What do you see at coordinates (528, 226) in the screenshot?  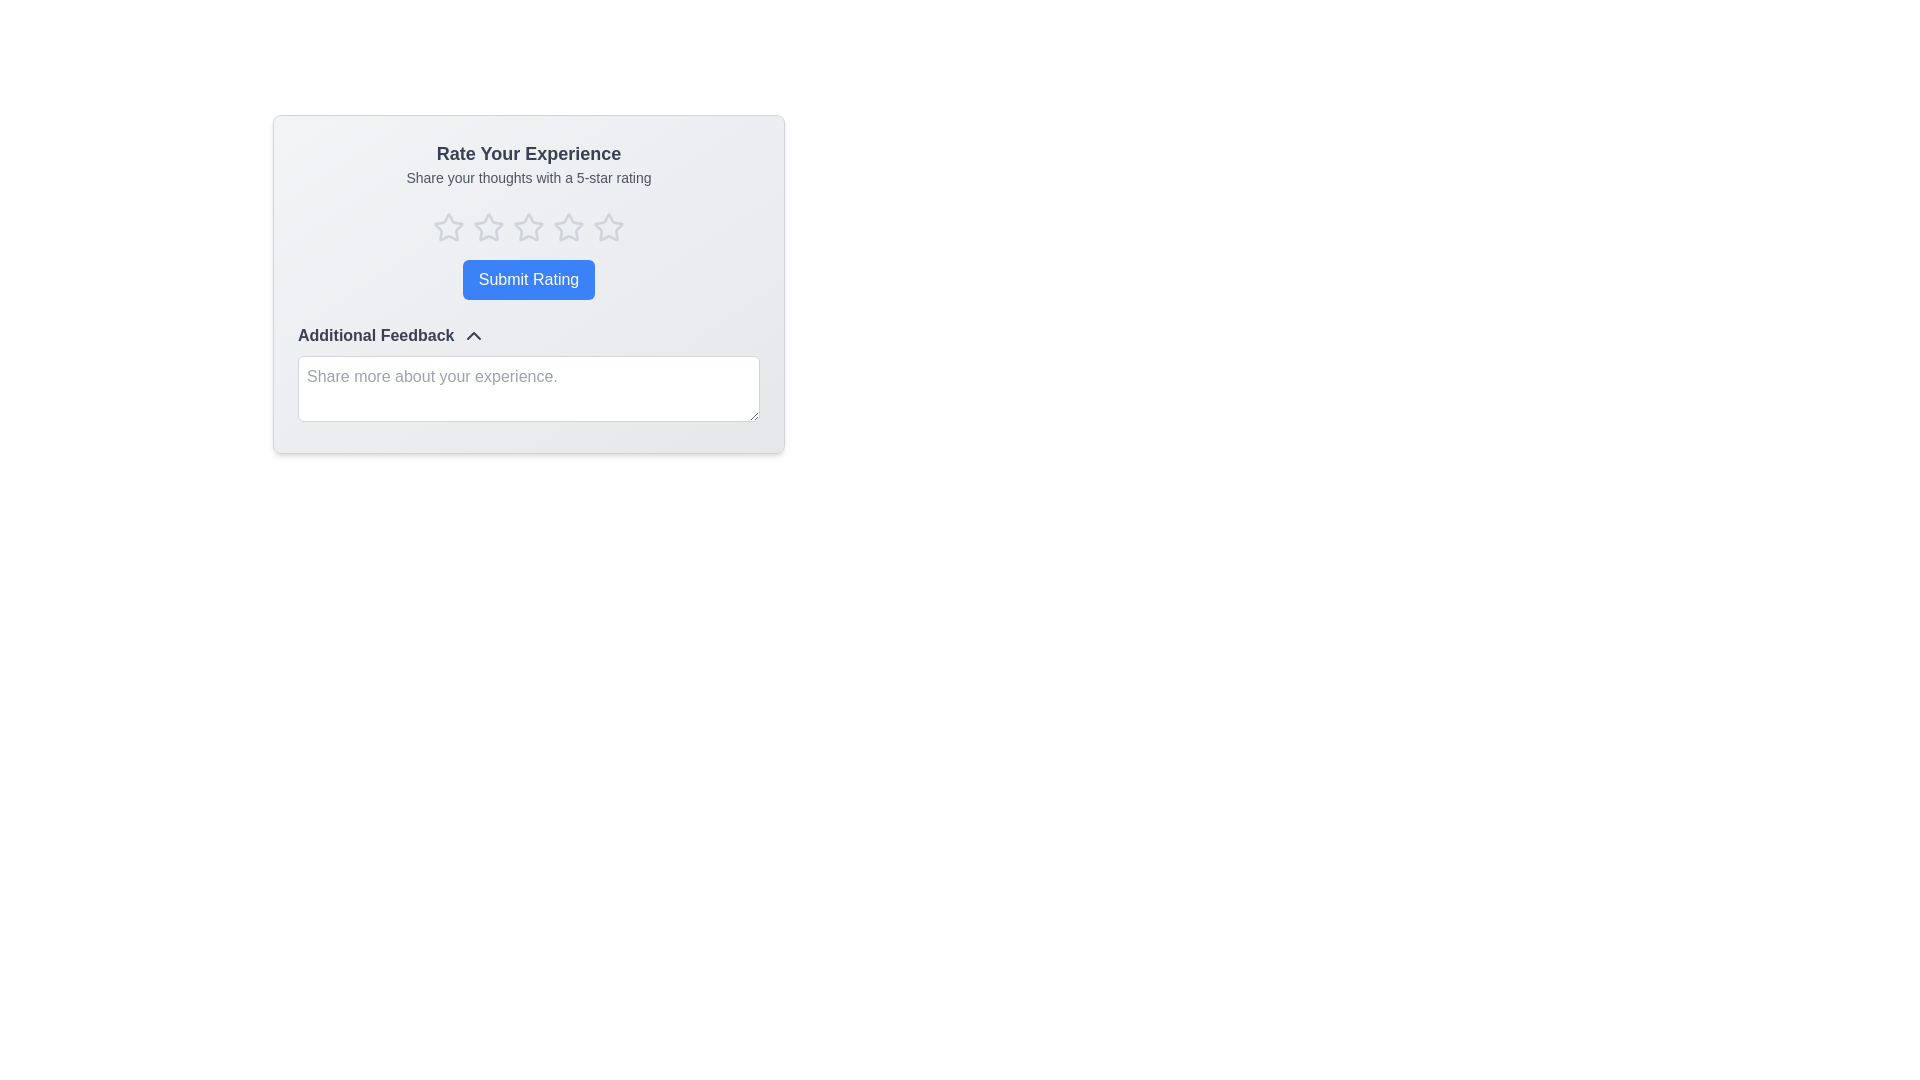 I see `the third star icon with a hollow center and light gray outline` at bounding box center [528, 226].